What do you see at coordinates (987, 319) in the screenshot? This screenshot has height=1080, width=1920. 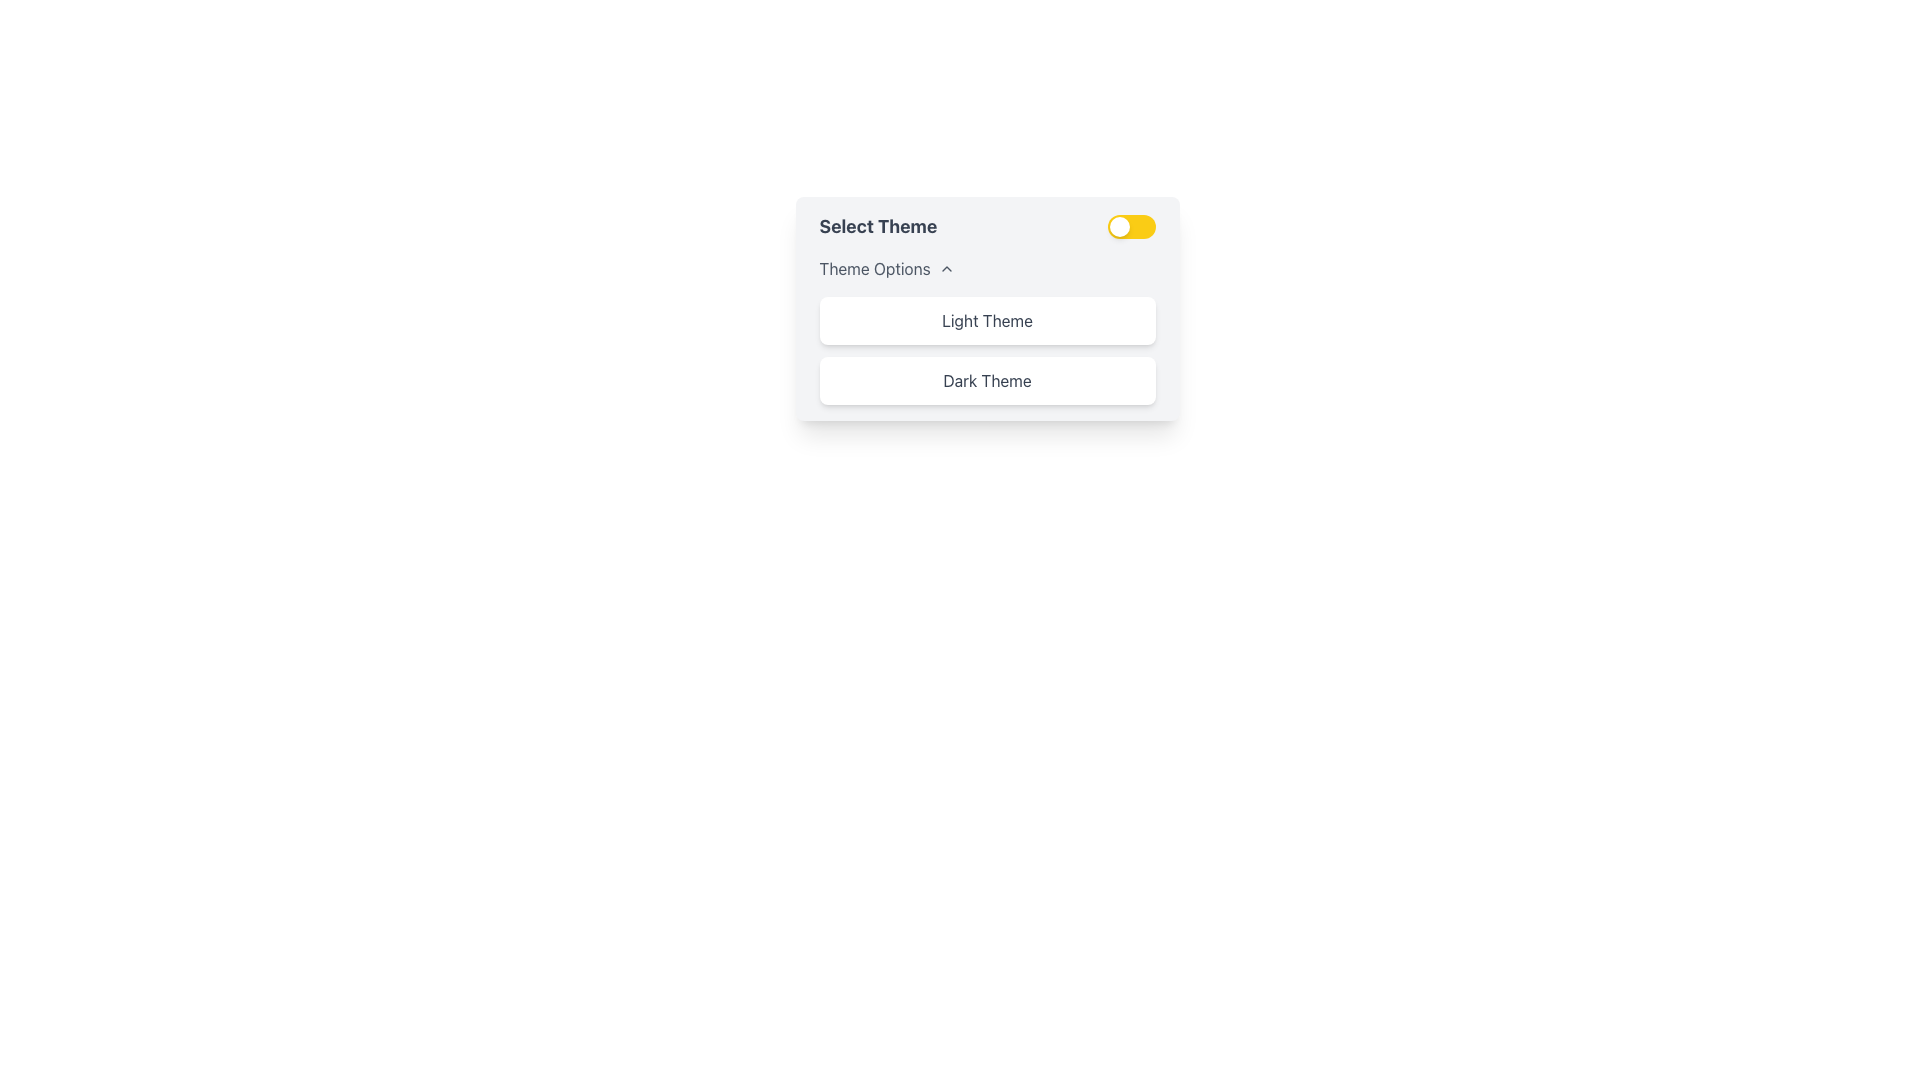 I see `the 'Light Theme' button, which is a rectangular button with rounded corners located beneath the 'Theme Options' label and above the 'Dark Theme' button` at bounding box center [987, 319].